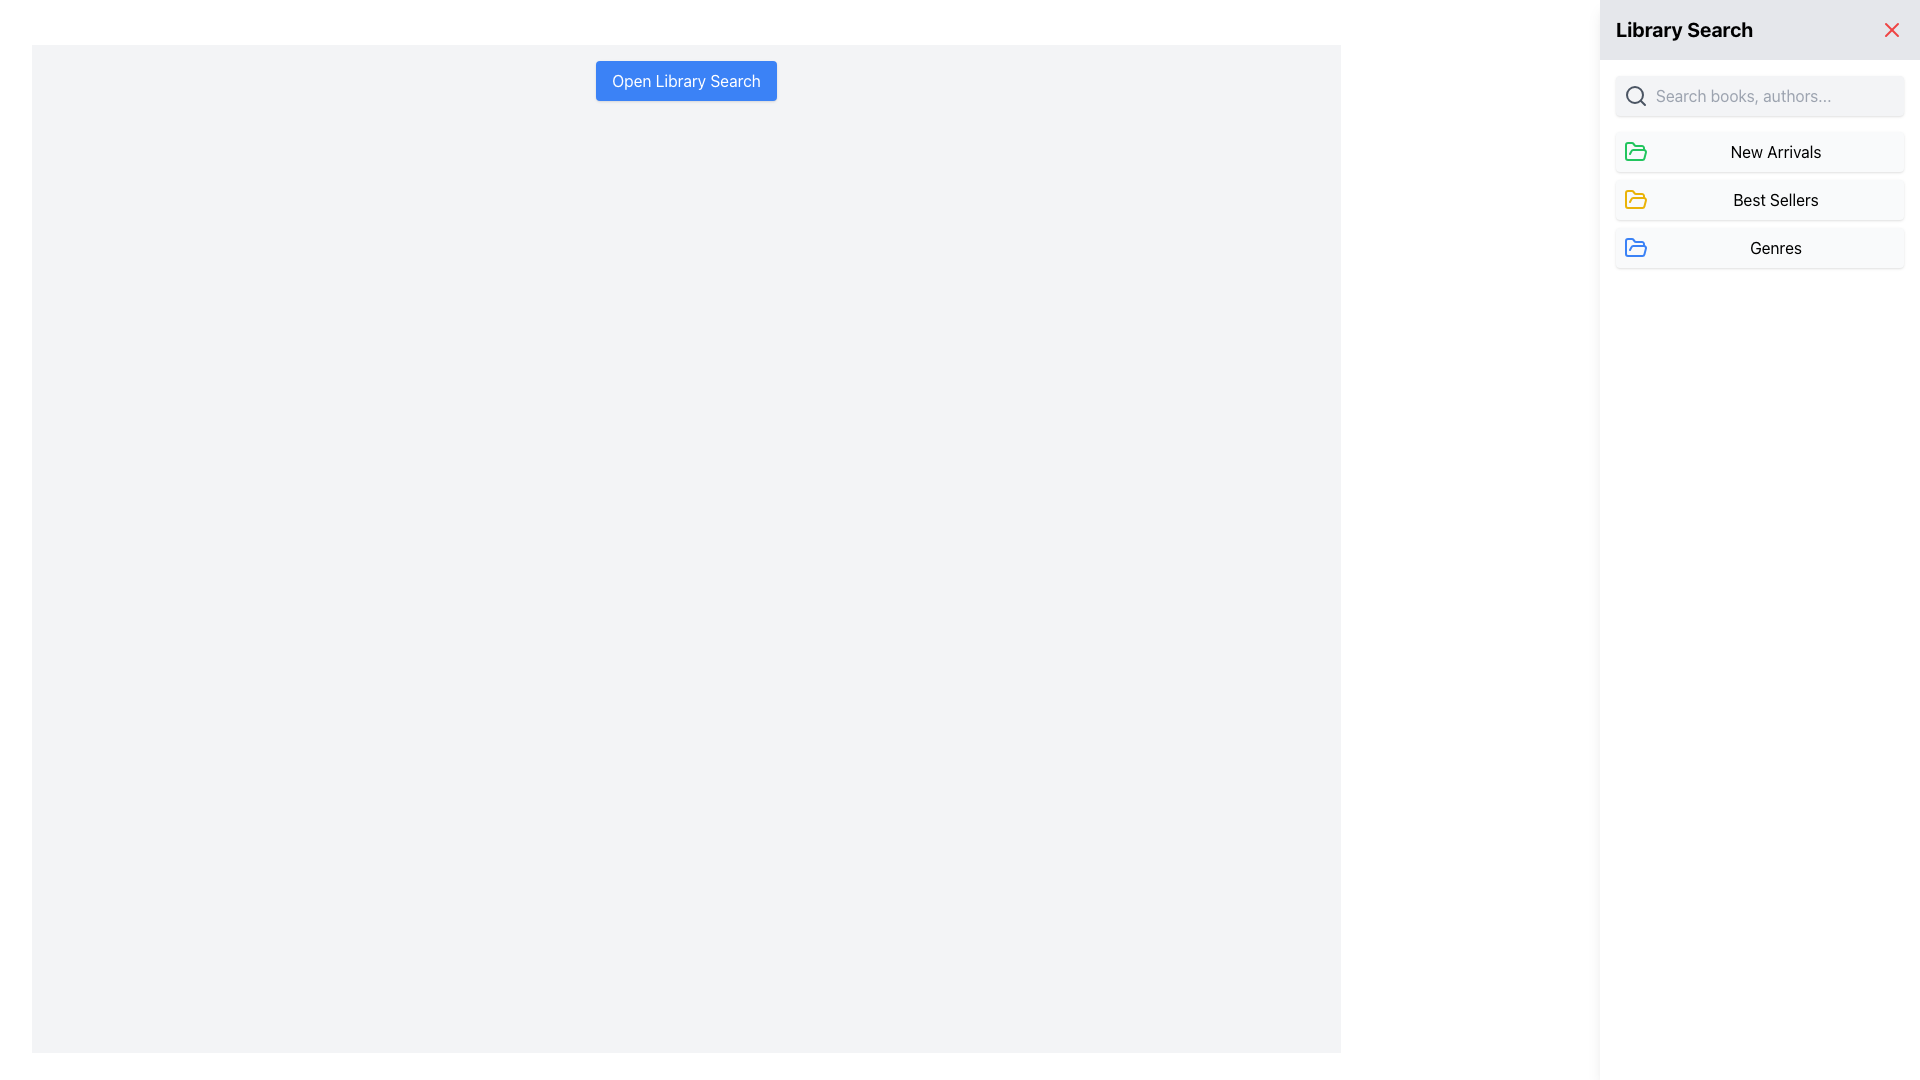  What do you see at coordinates (1636, 200) in the screenshot?
I see `the 'Best Sellers' icon in the library search panel` at bounding box center [1636, 200].